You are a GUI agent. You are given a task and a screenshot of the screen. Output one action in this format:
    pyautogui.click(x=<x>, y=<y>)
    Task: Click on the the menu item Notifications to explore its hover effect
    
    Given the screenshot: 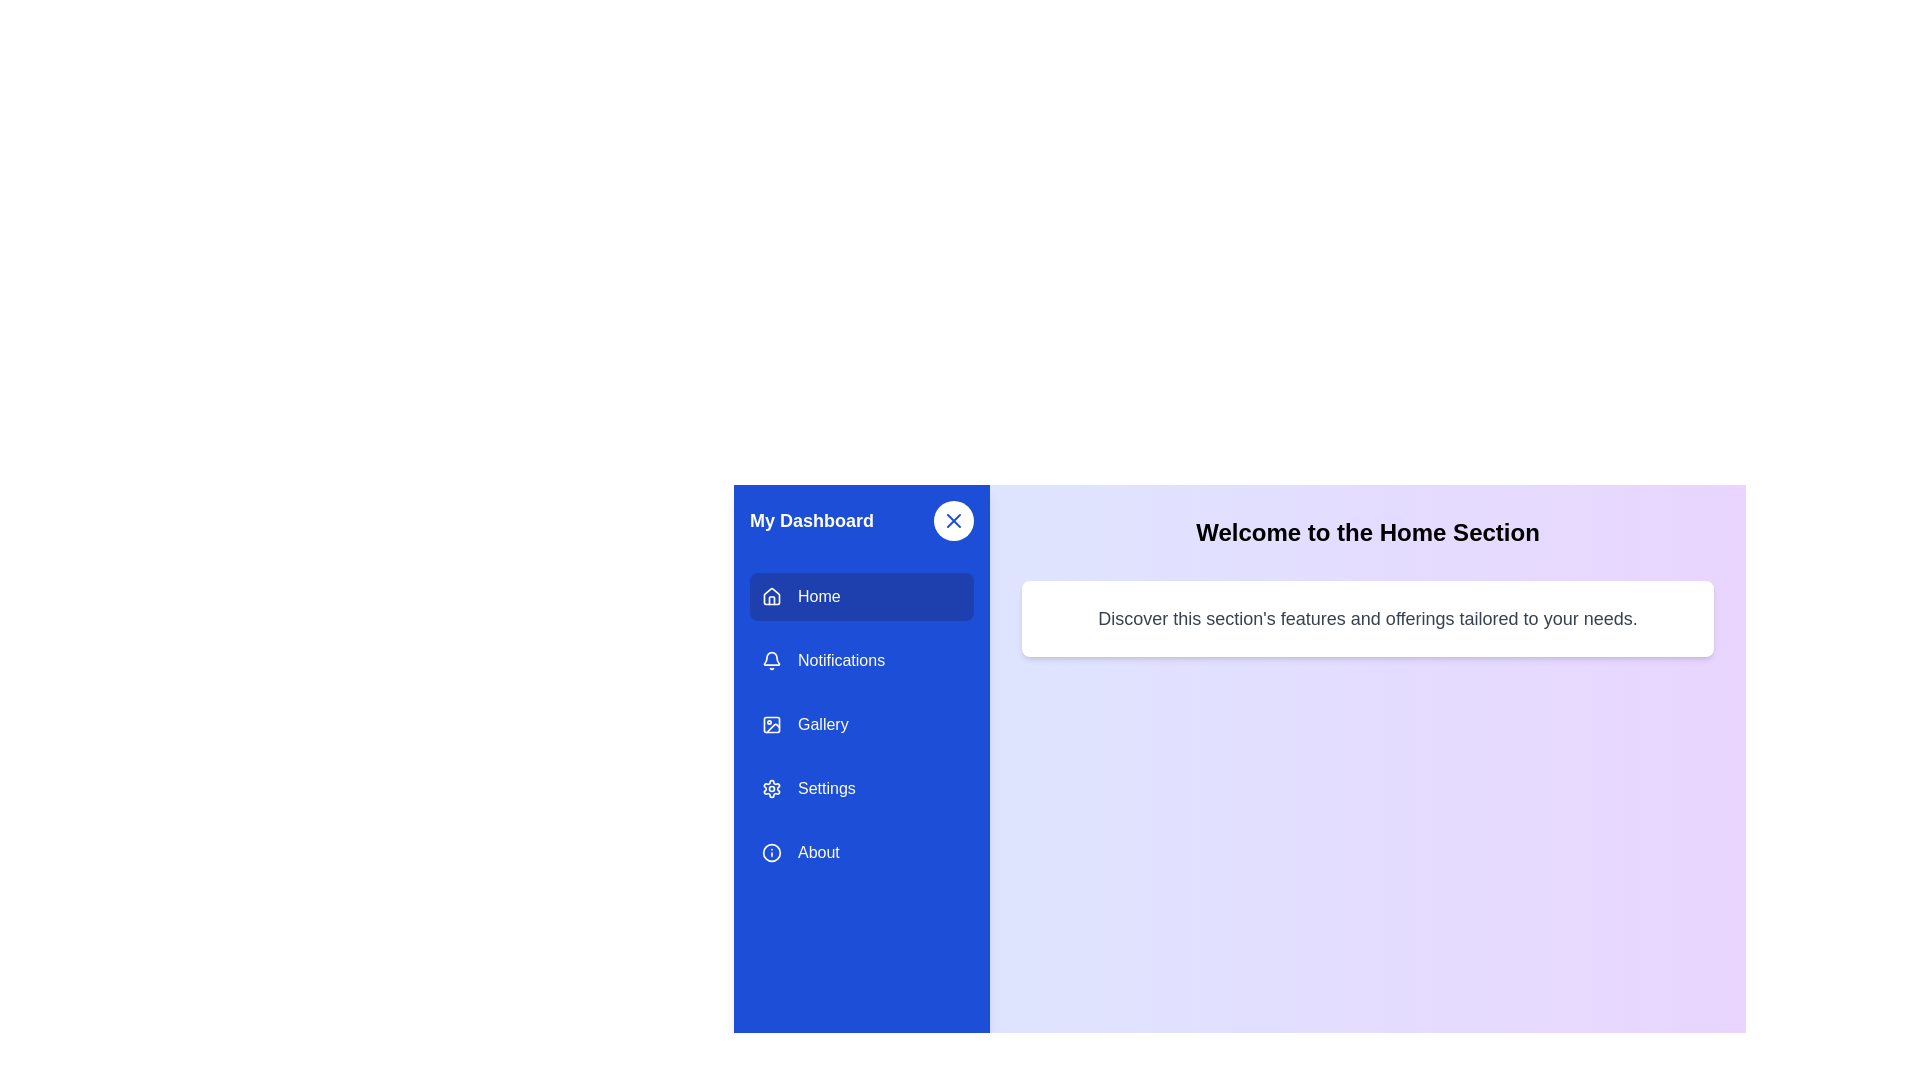 What is the action you would take?
    pyautogui.click(x=862, y=660)
    